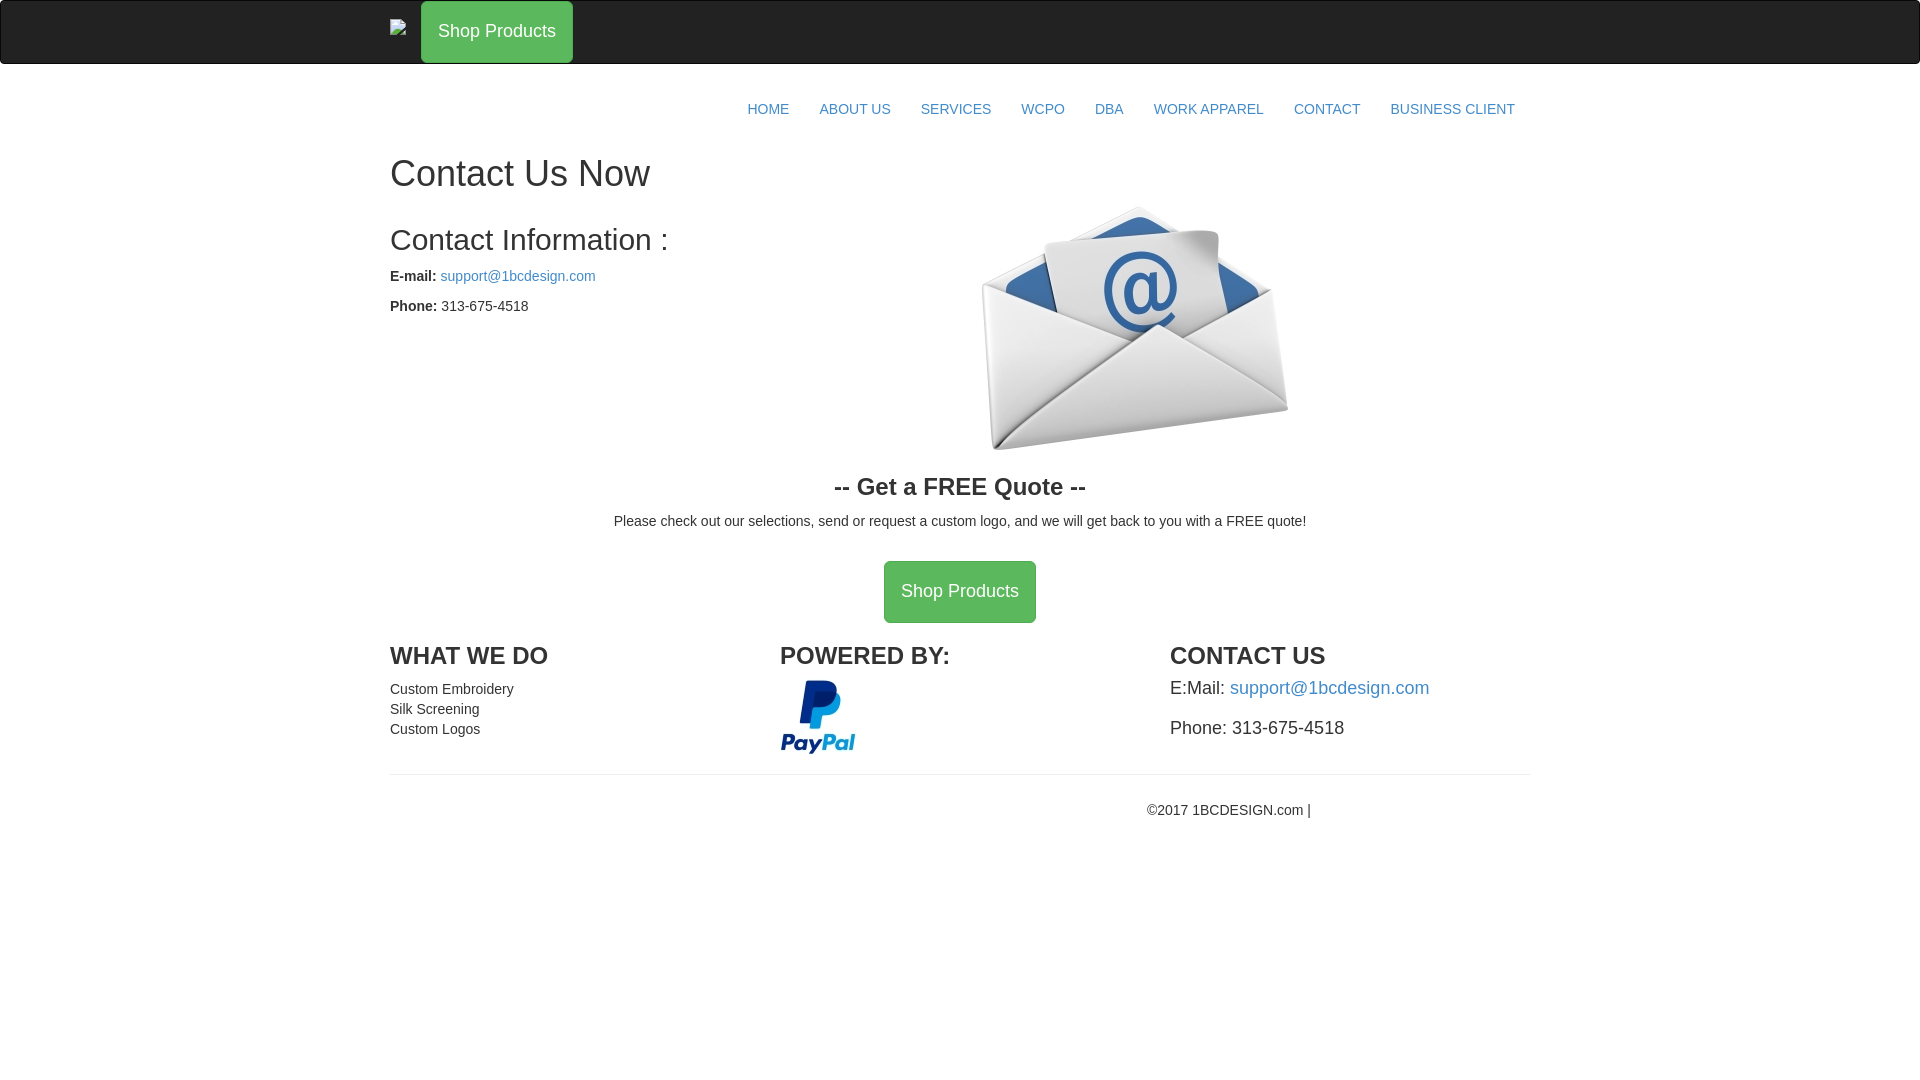 The image size is (1920, 1080). Describe the element at coordinates (1041, 108) in the screenshot. I see `'WCPO'` at that location.